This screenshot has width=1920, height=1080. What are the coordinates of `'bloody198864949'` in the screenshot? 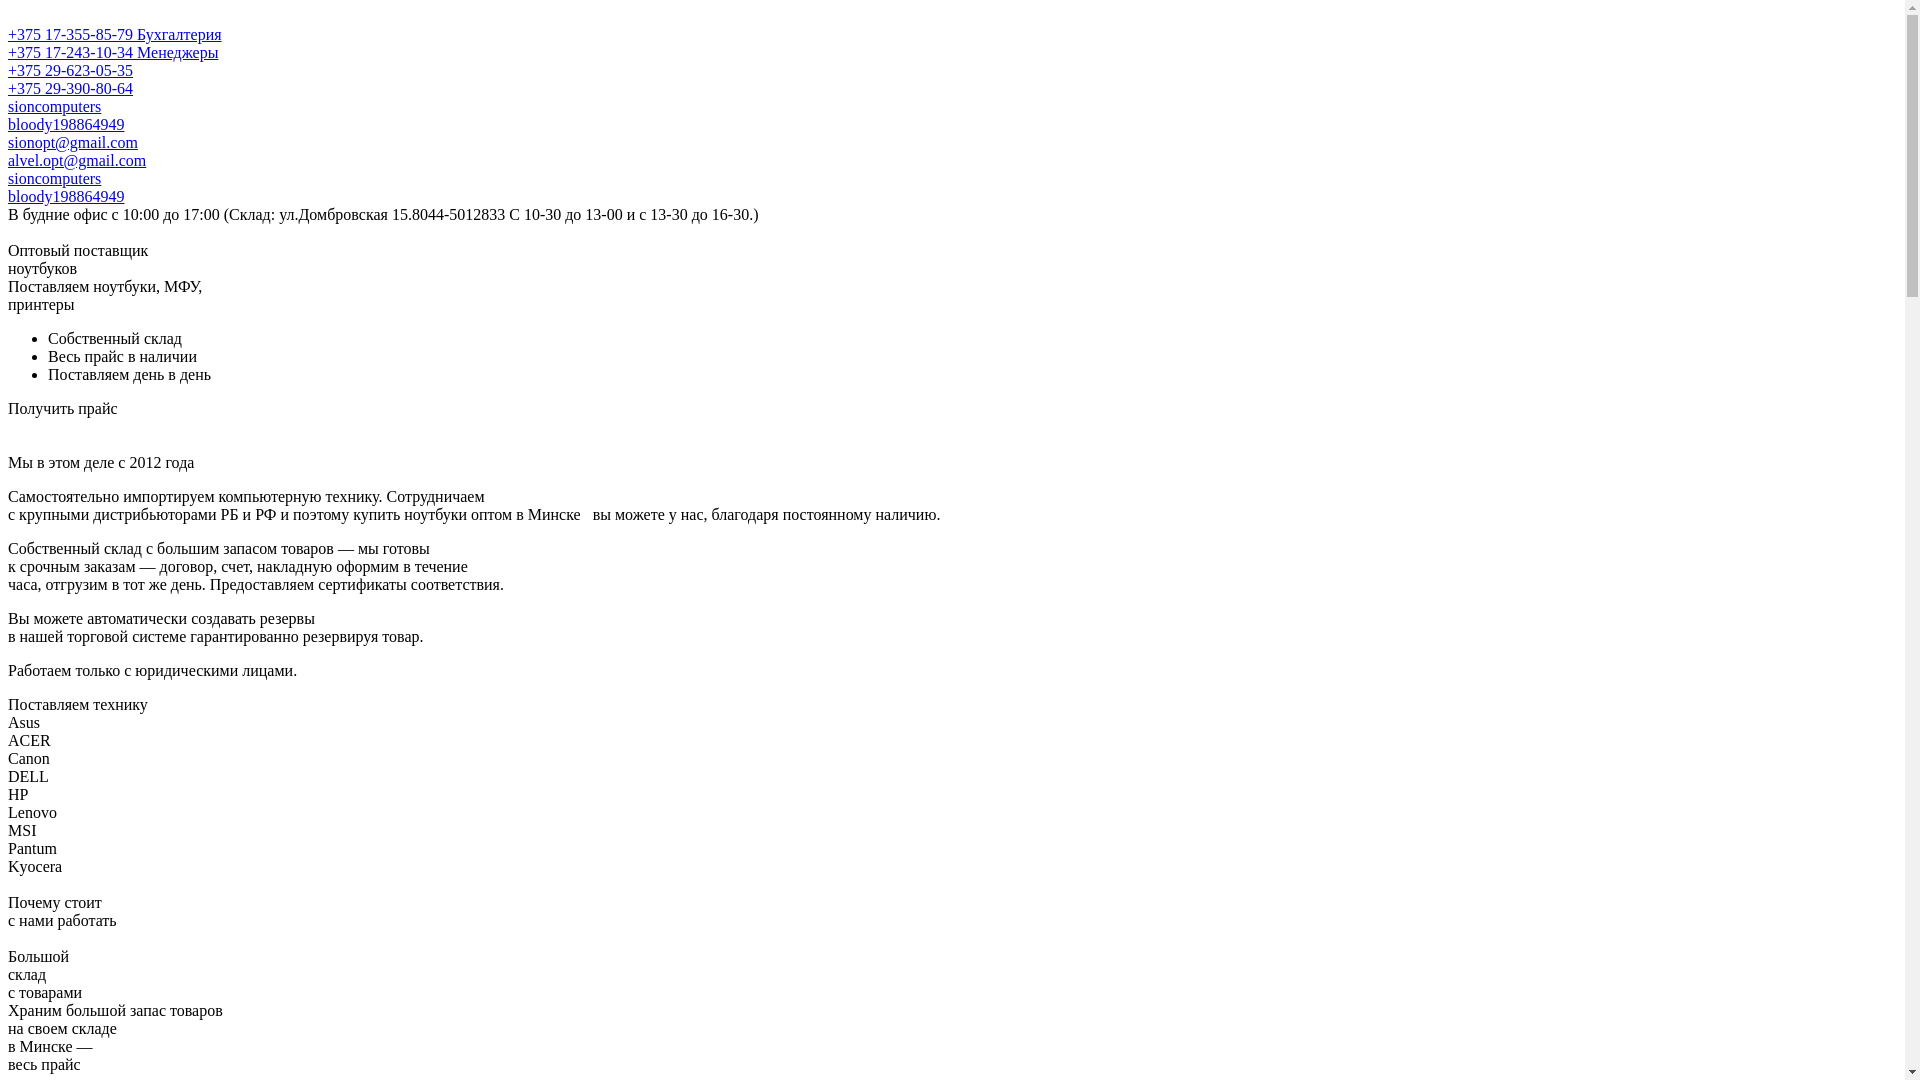 It's located at (66, 196).